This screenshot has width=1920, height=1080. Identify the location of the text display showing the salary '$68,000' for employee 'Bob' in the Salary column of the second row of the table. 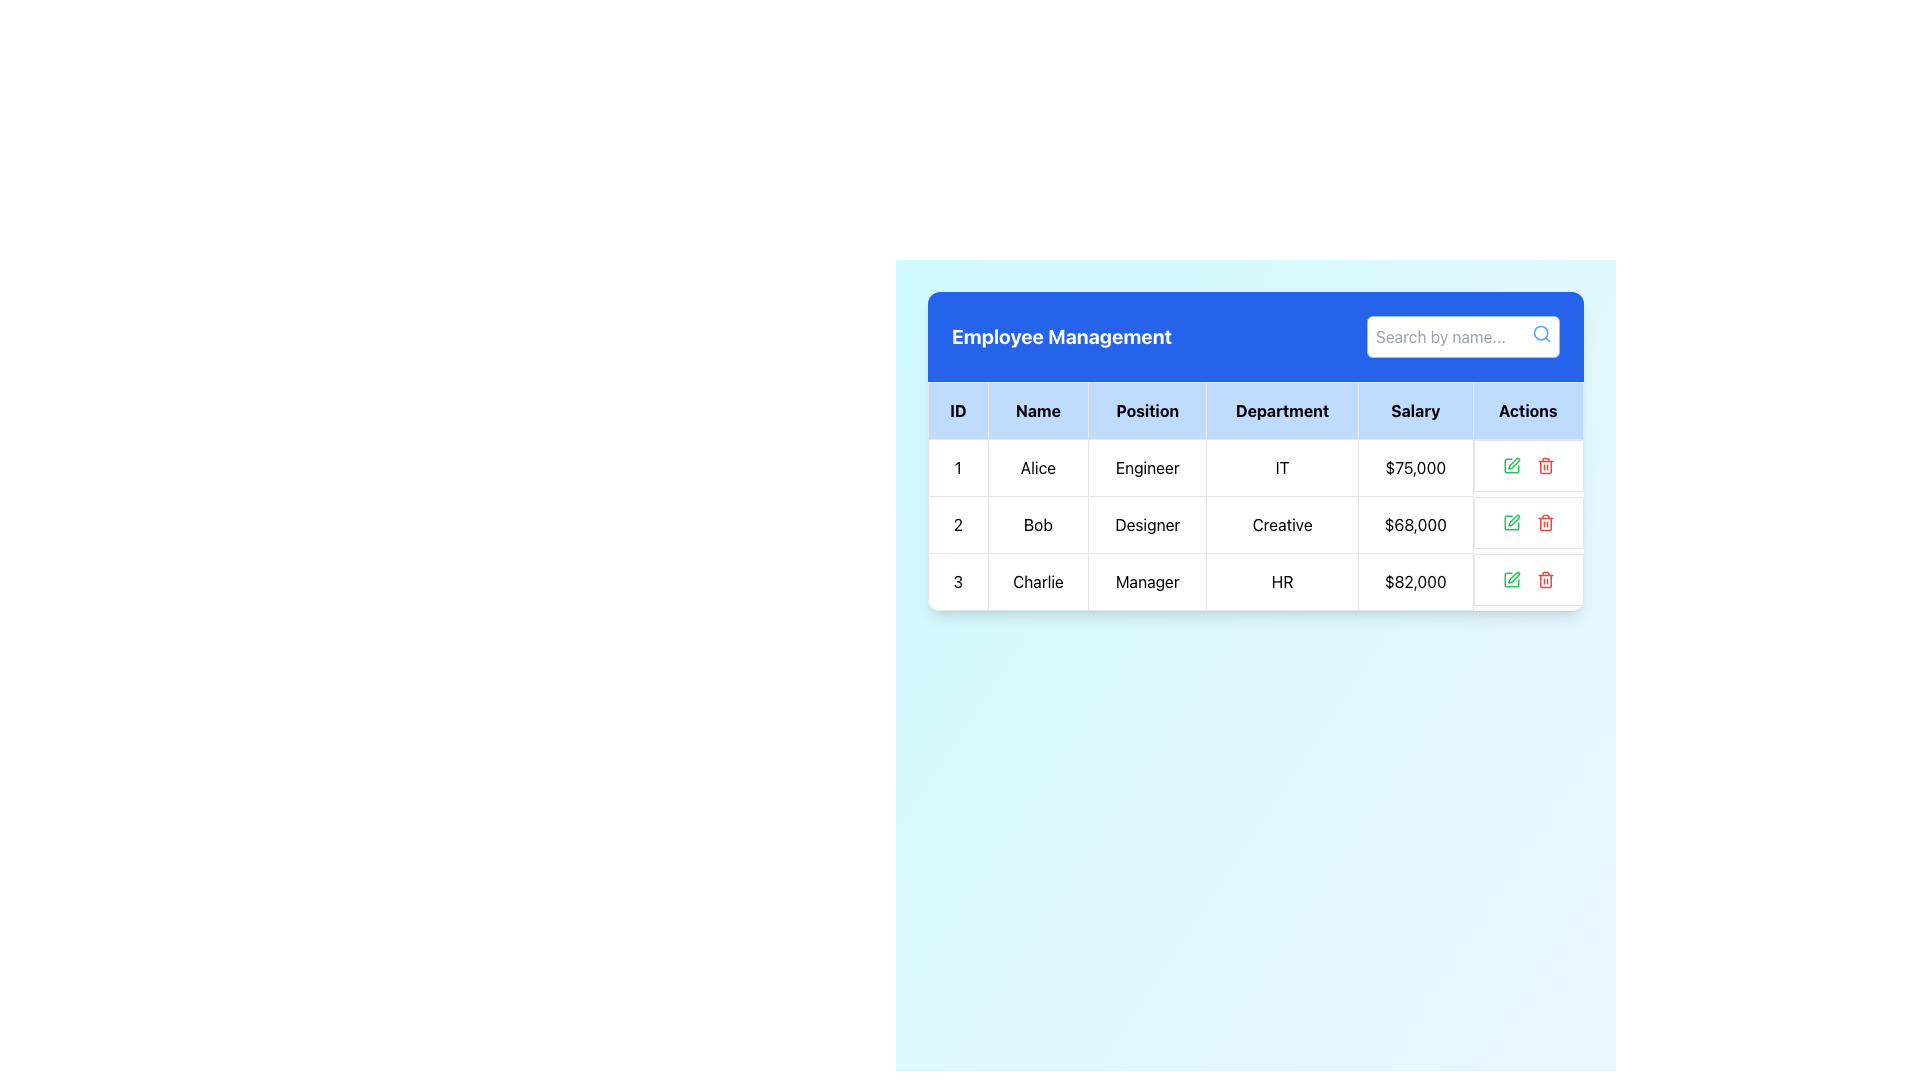
(1414, 523).